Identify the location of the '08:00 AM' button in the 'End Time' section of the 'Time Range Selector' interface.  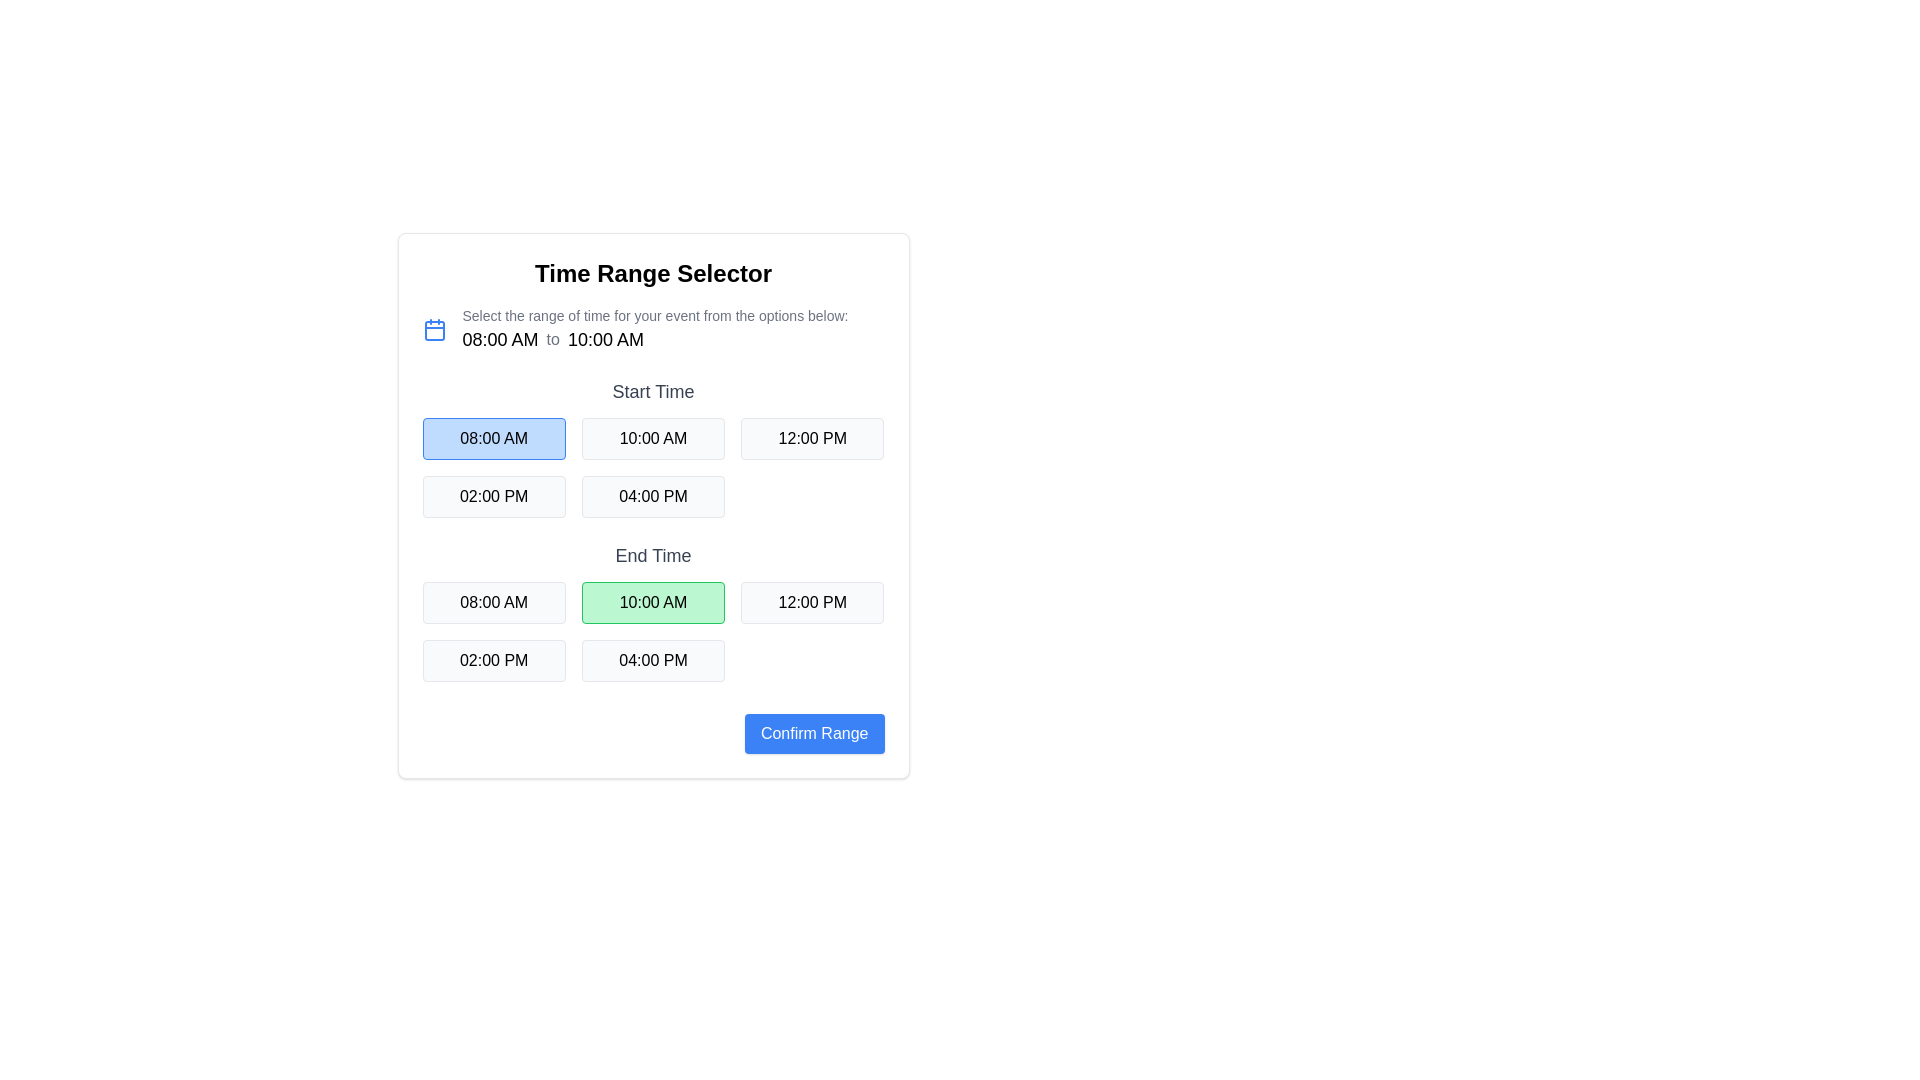
(494, 601).